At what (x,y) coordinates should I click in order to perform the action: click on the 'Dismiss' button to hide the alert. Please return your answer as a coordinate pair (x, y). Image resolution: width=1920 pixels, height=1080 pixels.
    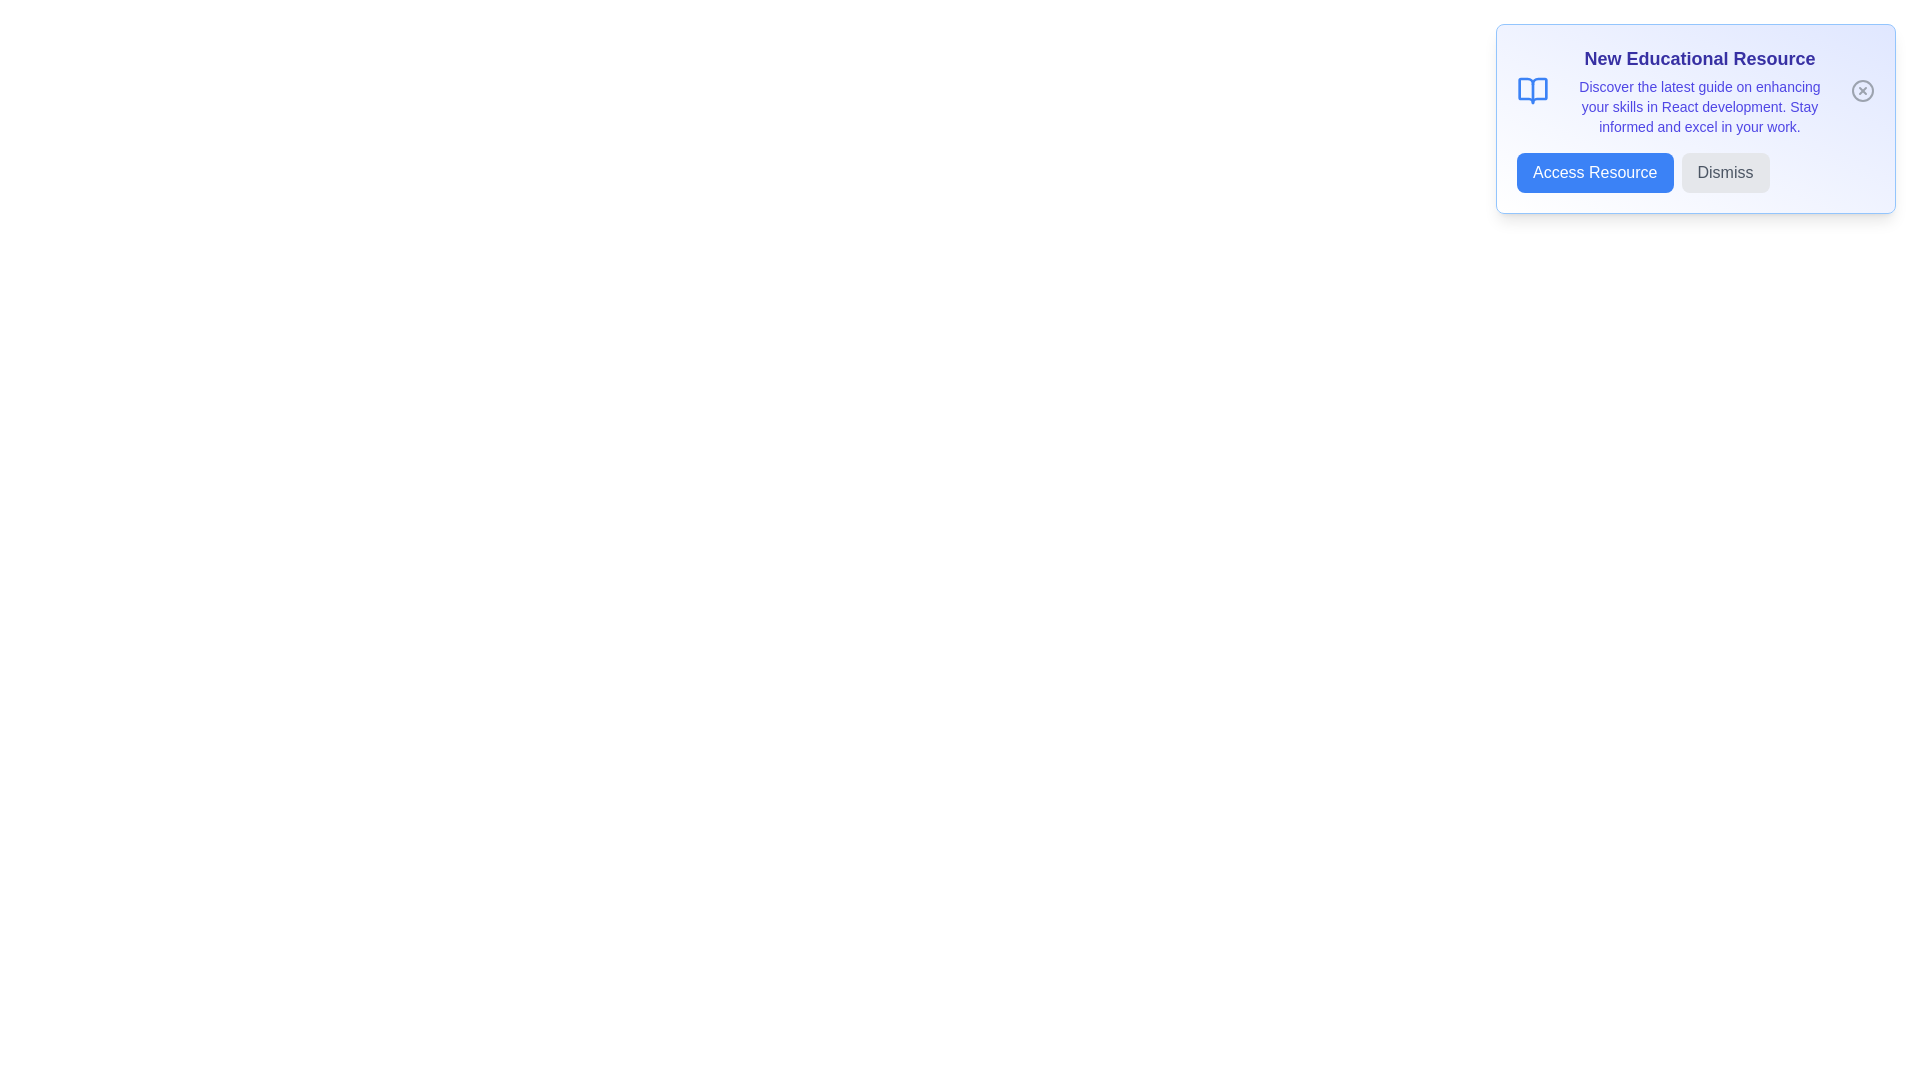
    Looking at the image, I should click on (1724, 172).